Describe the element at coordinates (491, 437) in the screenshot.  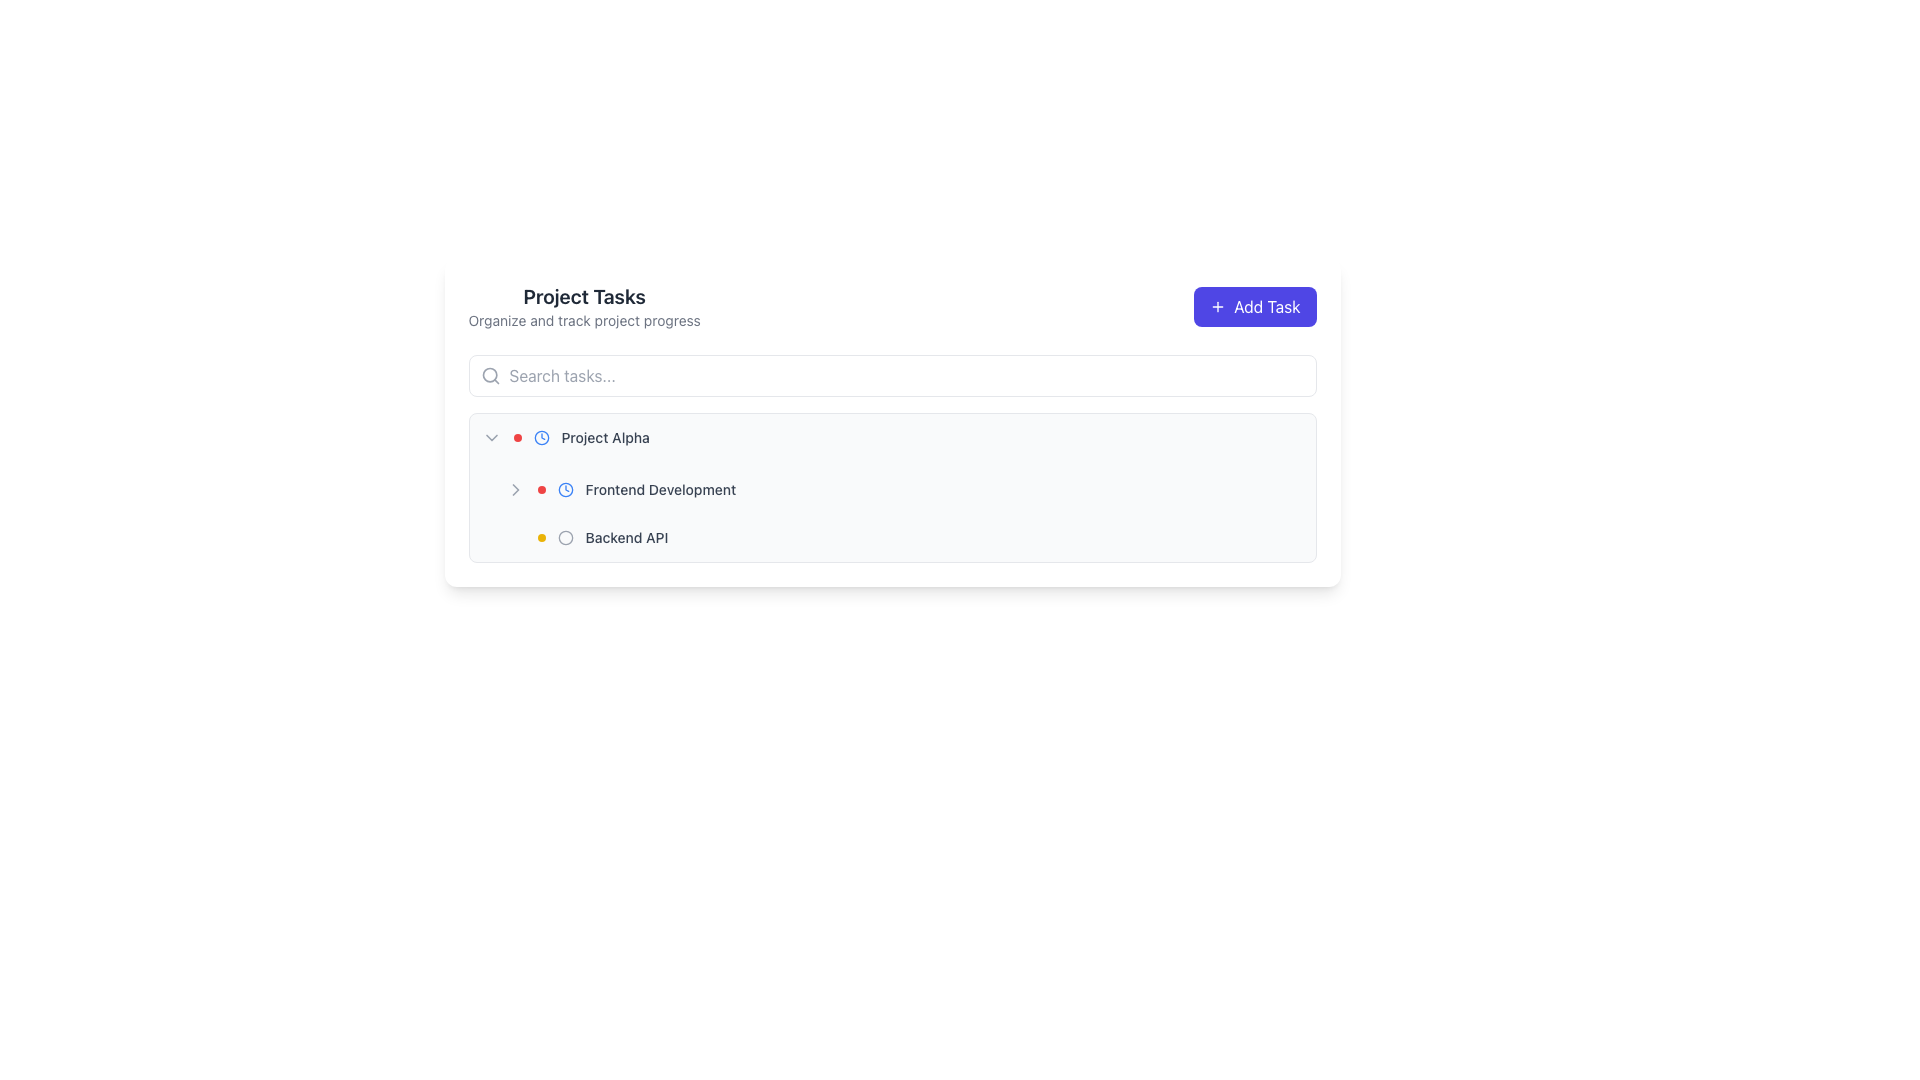
I see `the small downward-facing chevron icon button next to 'Project Alpha'` at that location.